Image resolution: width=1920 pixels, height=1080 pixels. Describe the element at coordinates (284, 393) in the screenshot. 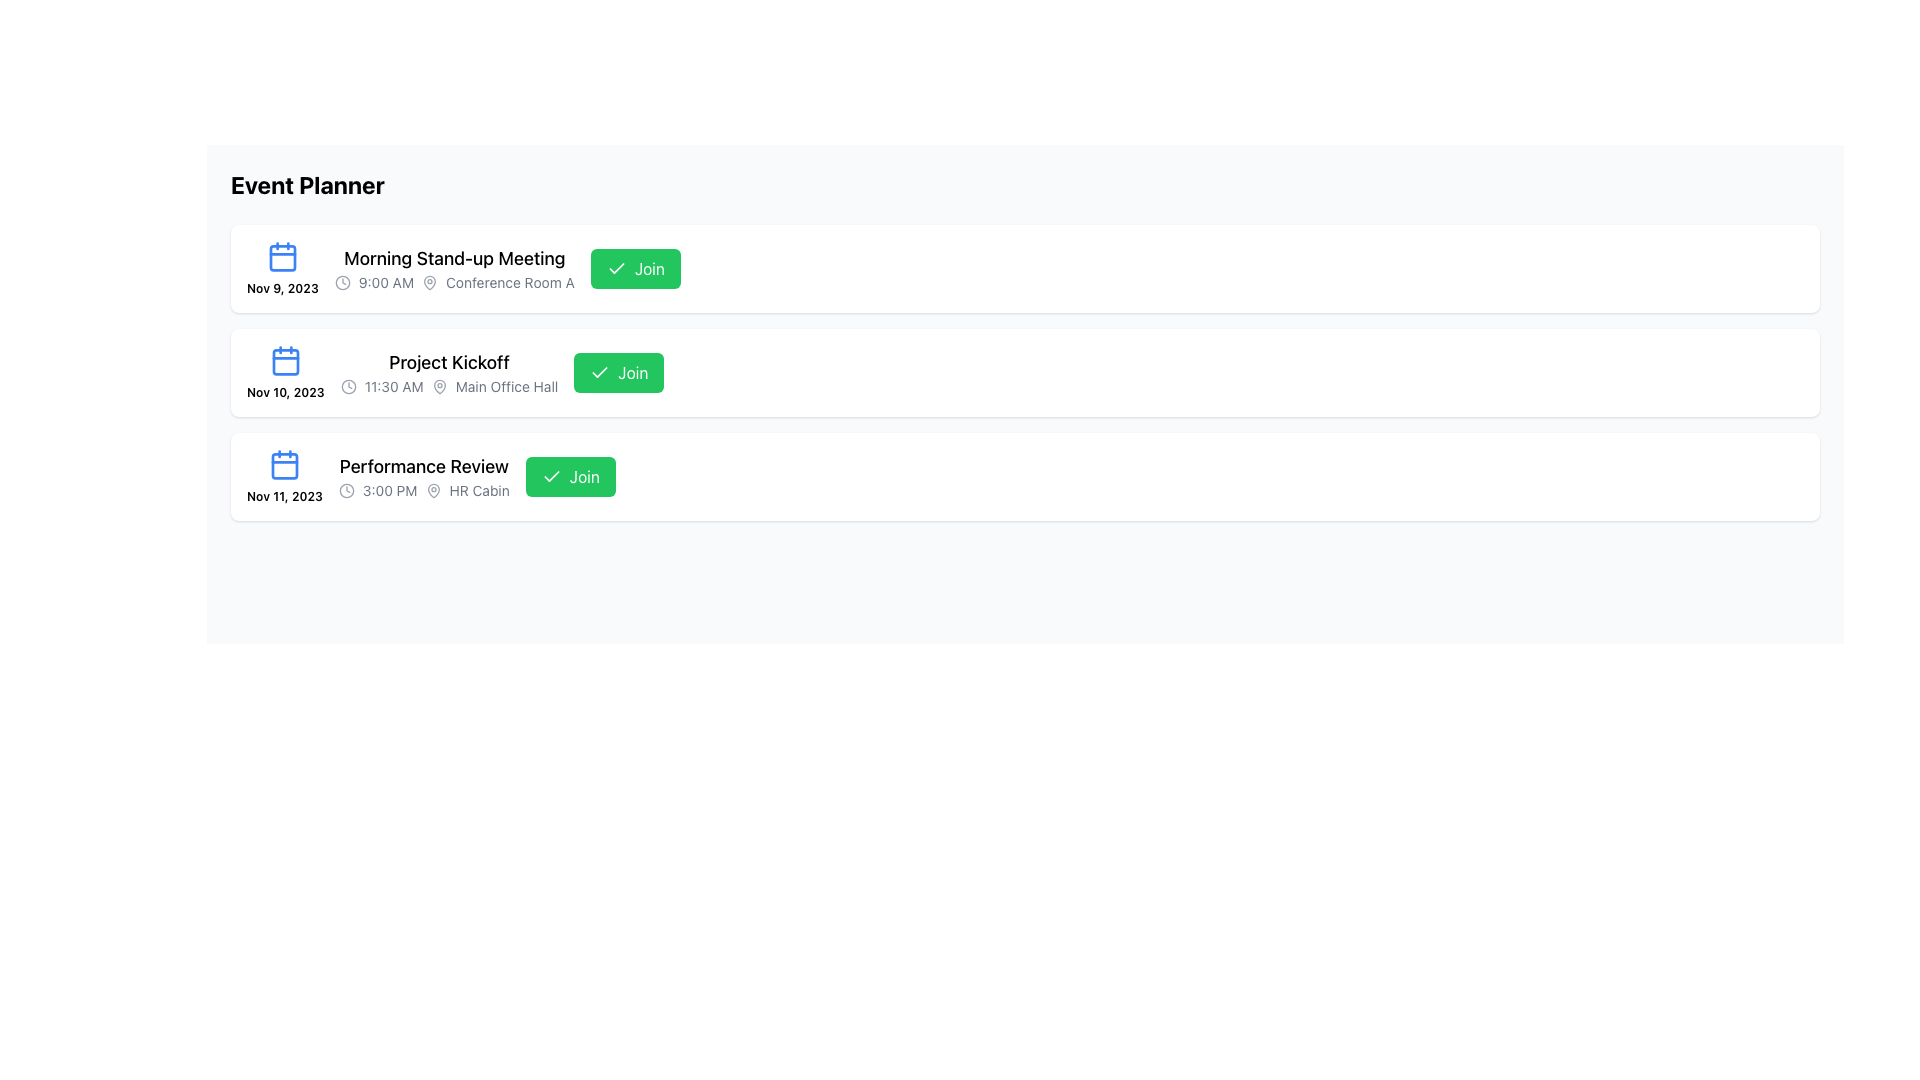

I see `text label displaying the date 'Nov 10, 2023' located below the calendar icon in the second event card, aligned to the left` at that location.